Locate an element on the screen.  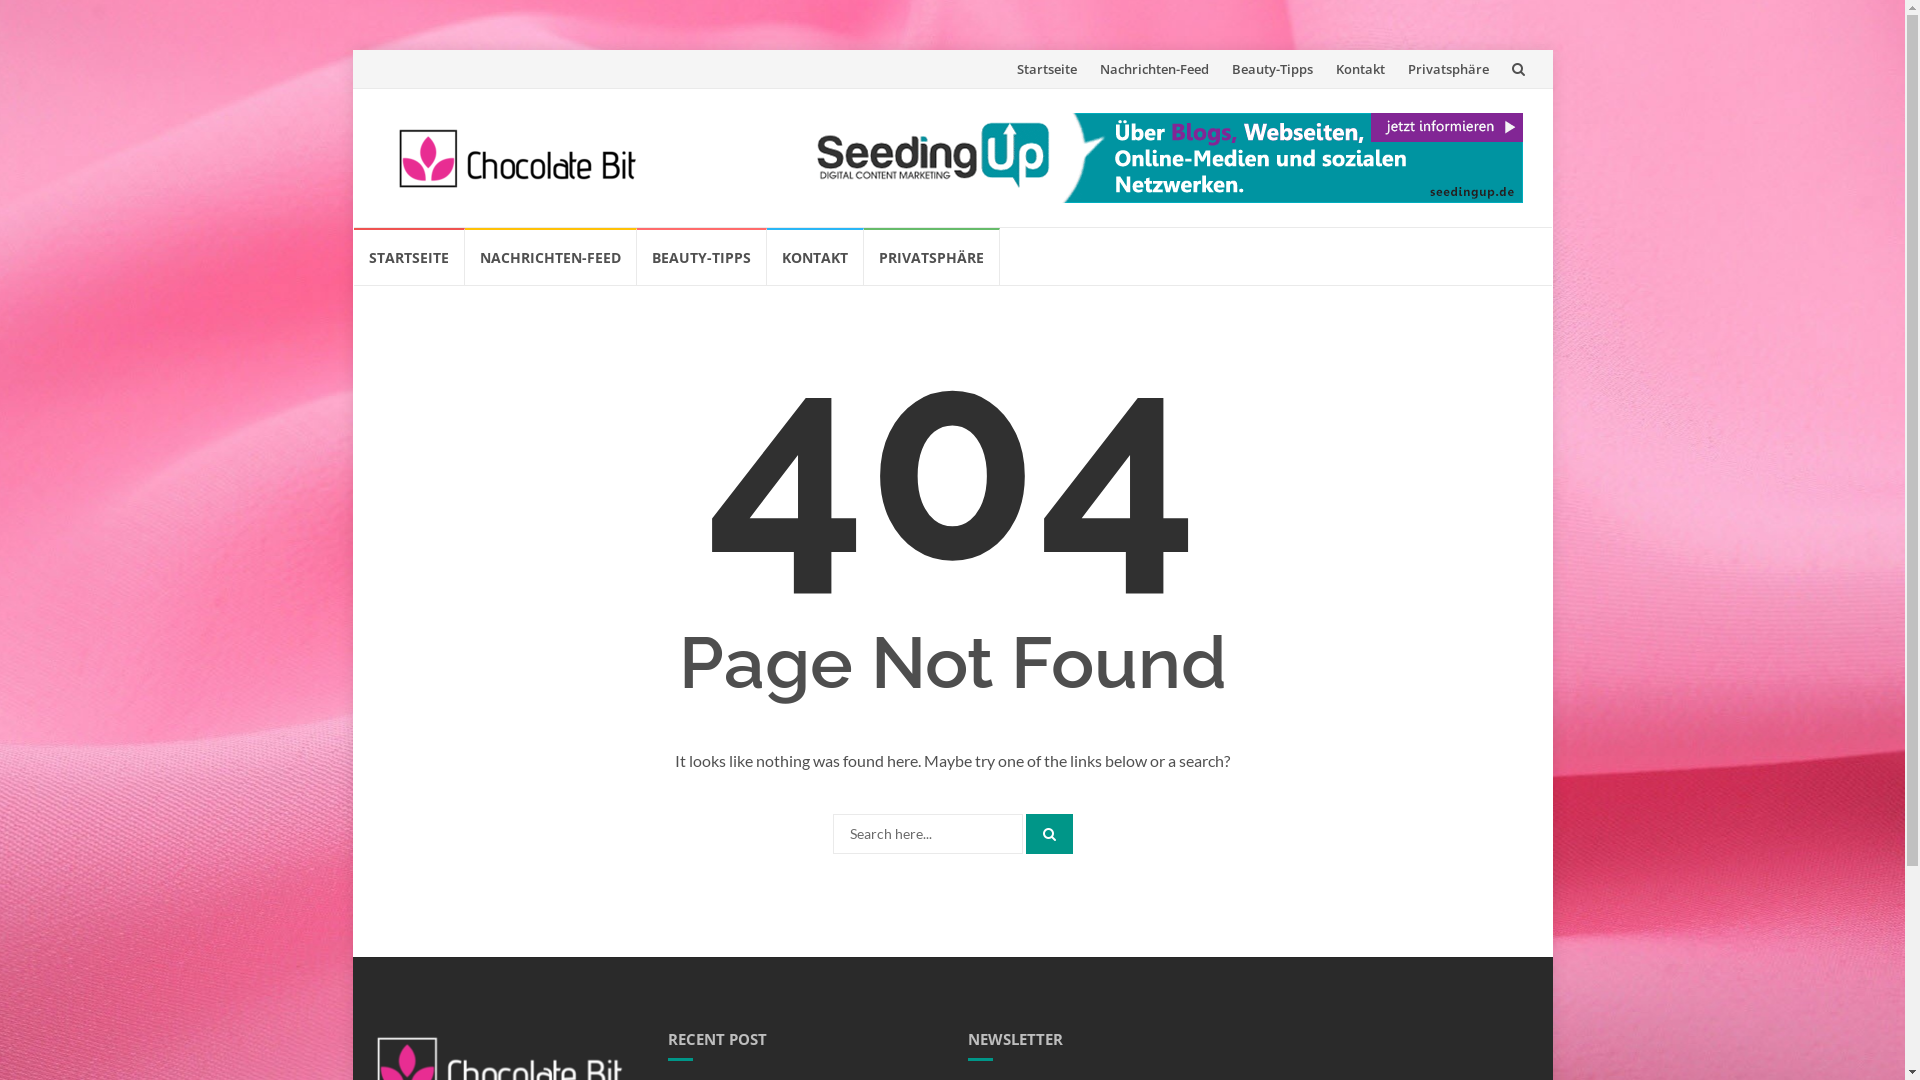
'STARTSEITE' is located at coordinates (408, 255).